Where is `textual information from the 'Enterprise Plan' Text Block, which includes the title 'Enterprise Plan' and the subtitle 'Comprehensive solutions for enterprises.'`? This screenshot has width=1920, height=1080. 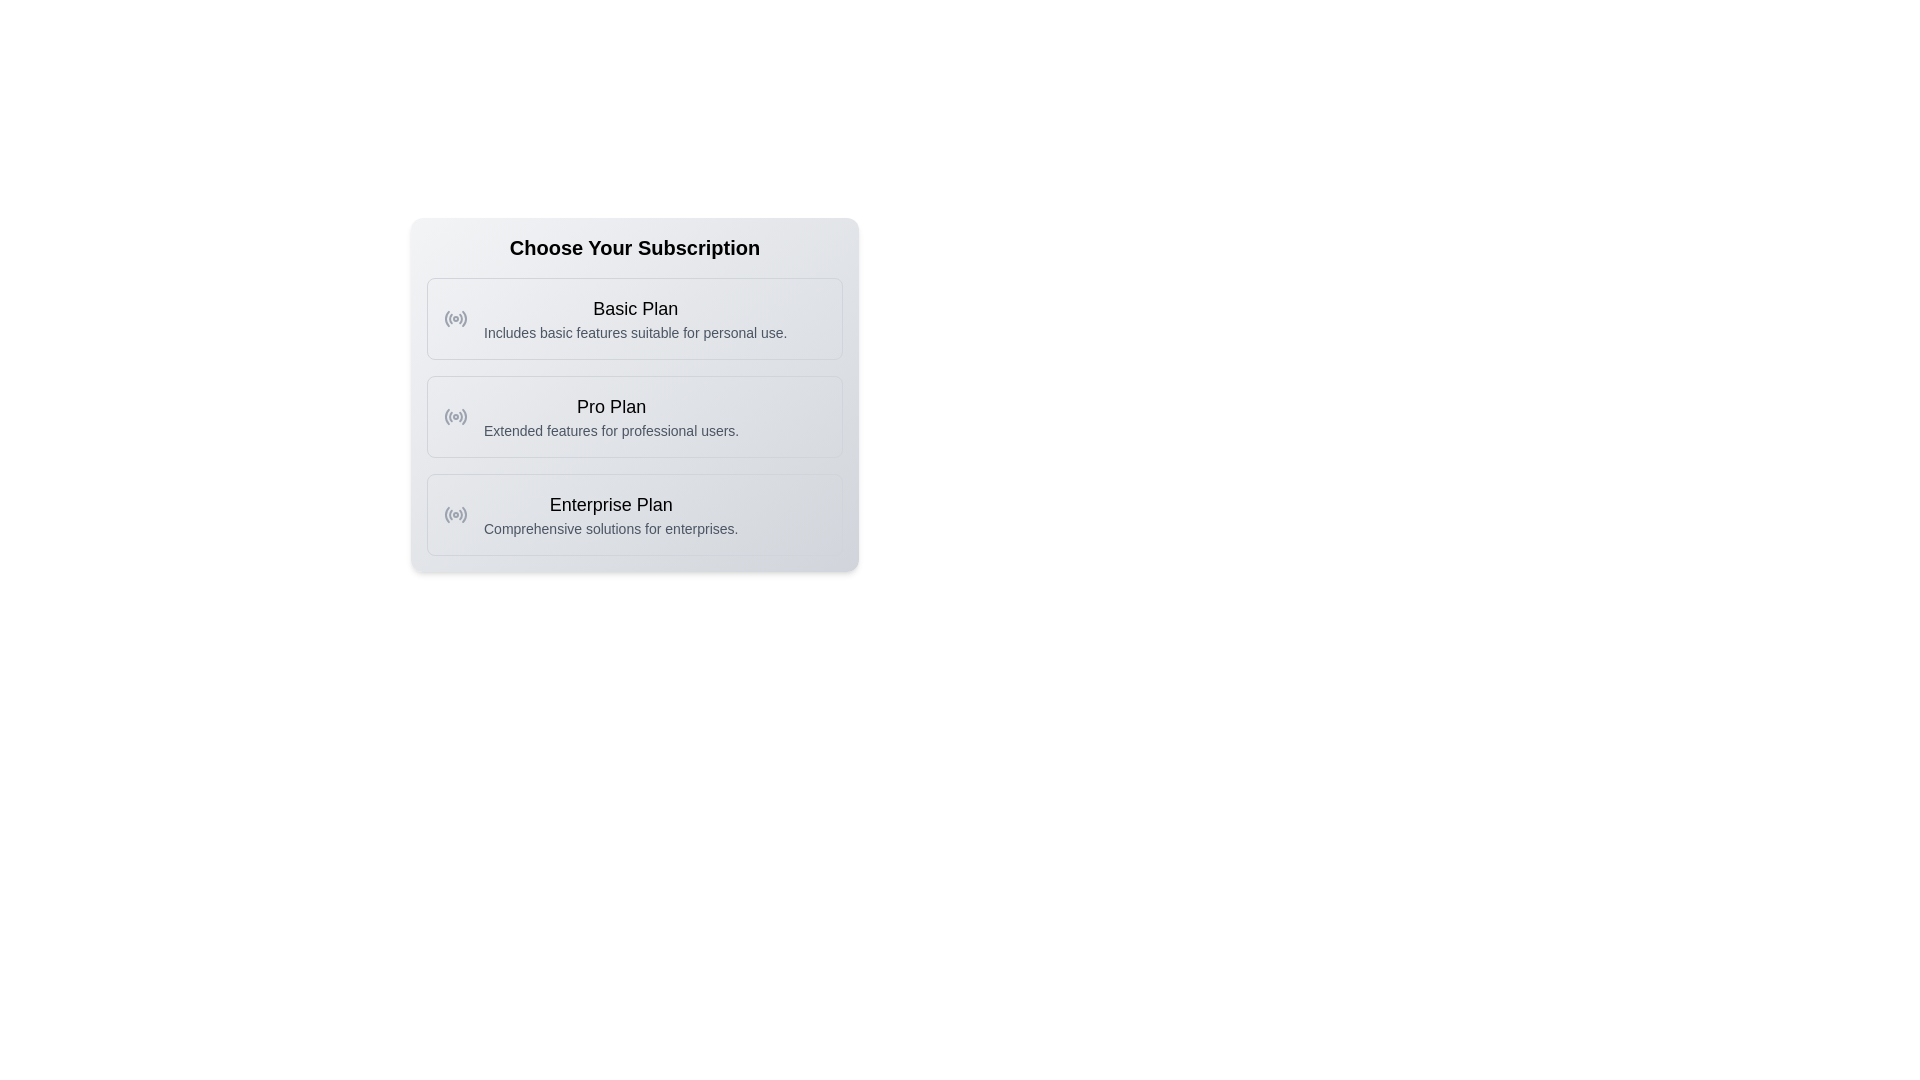
textual information from the 'Enterprise Plan' Text Block, which includes the title 'Enterprise Plan' and the subtitle 'Comprehensive solutions for enterprises.' is located at coordinates (610, 514).